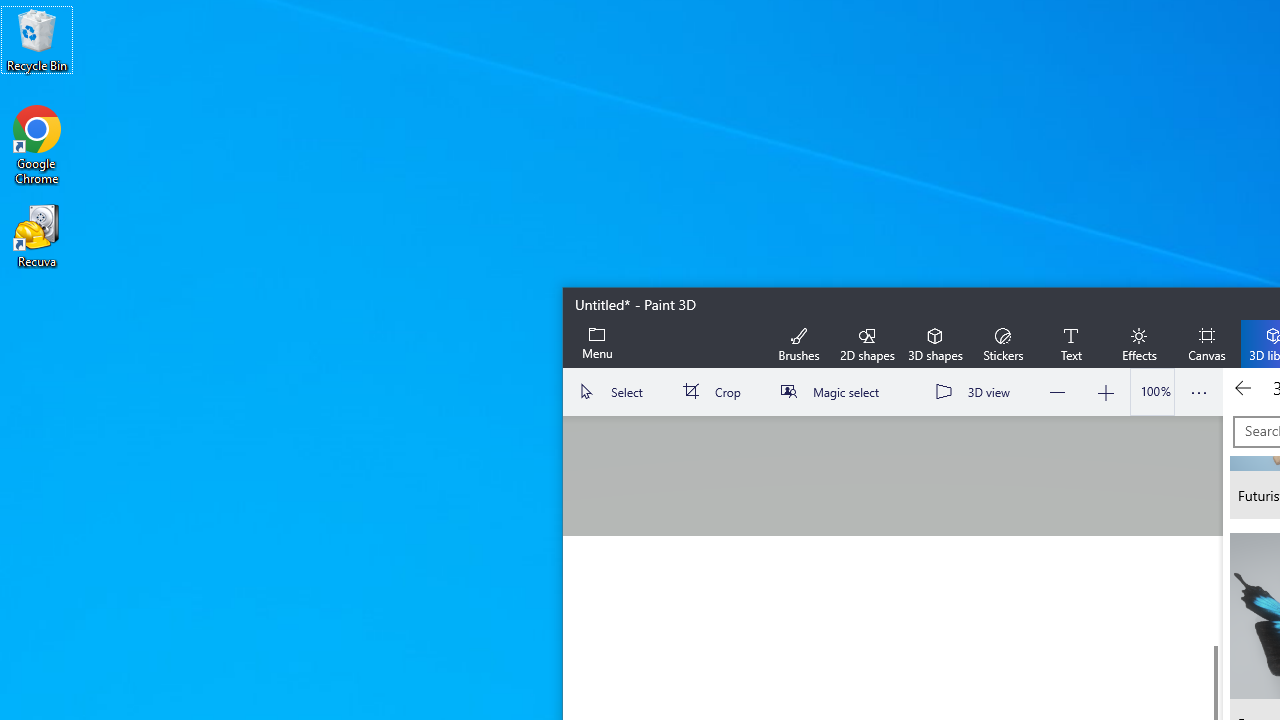 This screenshot has height=720, width=1280. Describe the element at coordinates (37, 234) in the screenshot. I see `'Recuva'` at that location.